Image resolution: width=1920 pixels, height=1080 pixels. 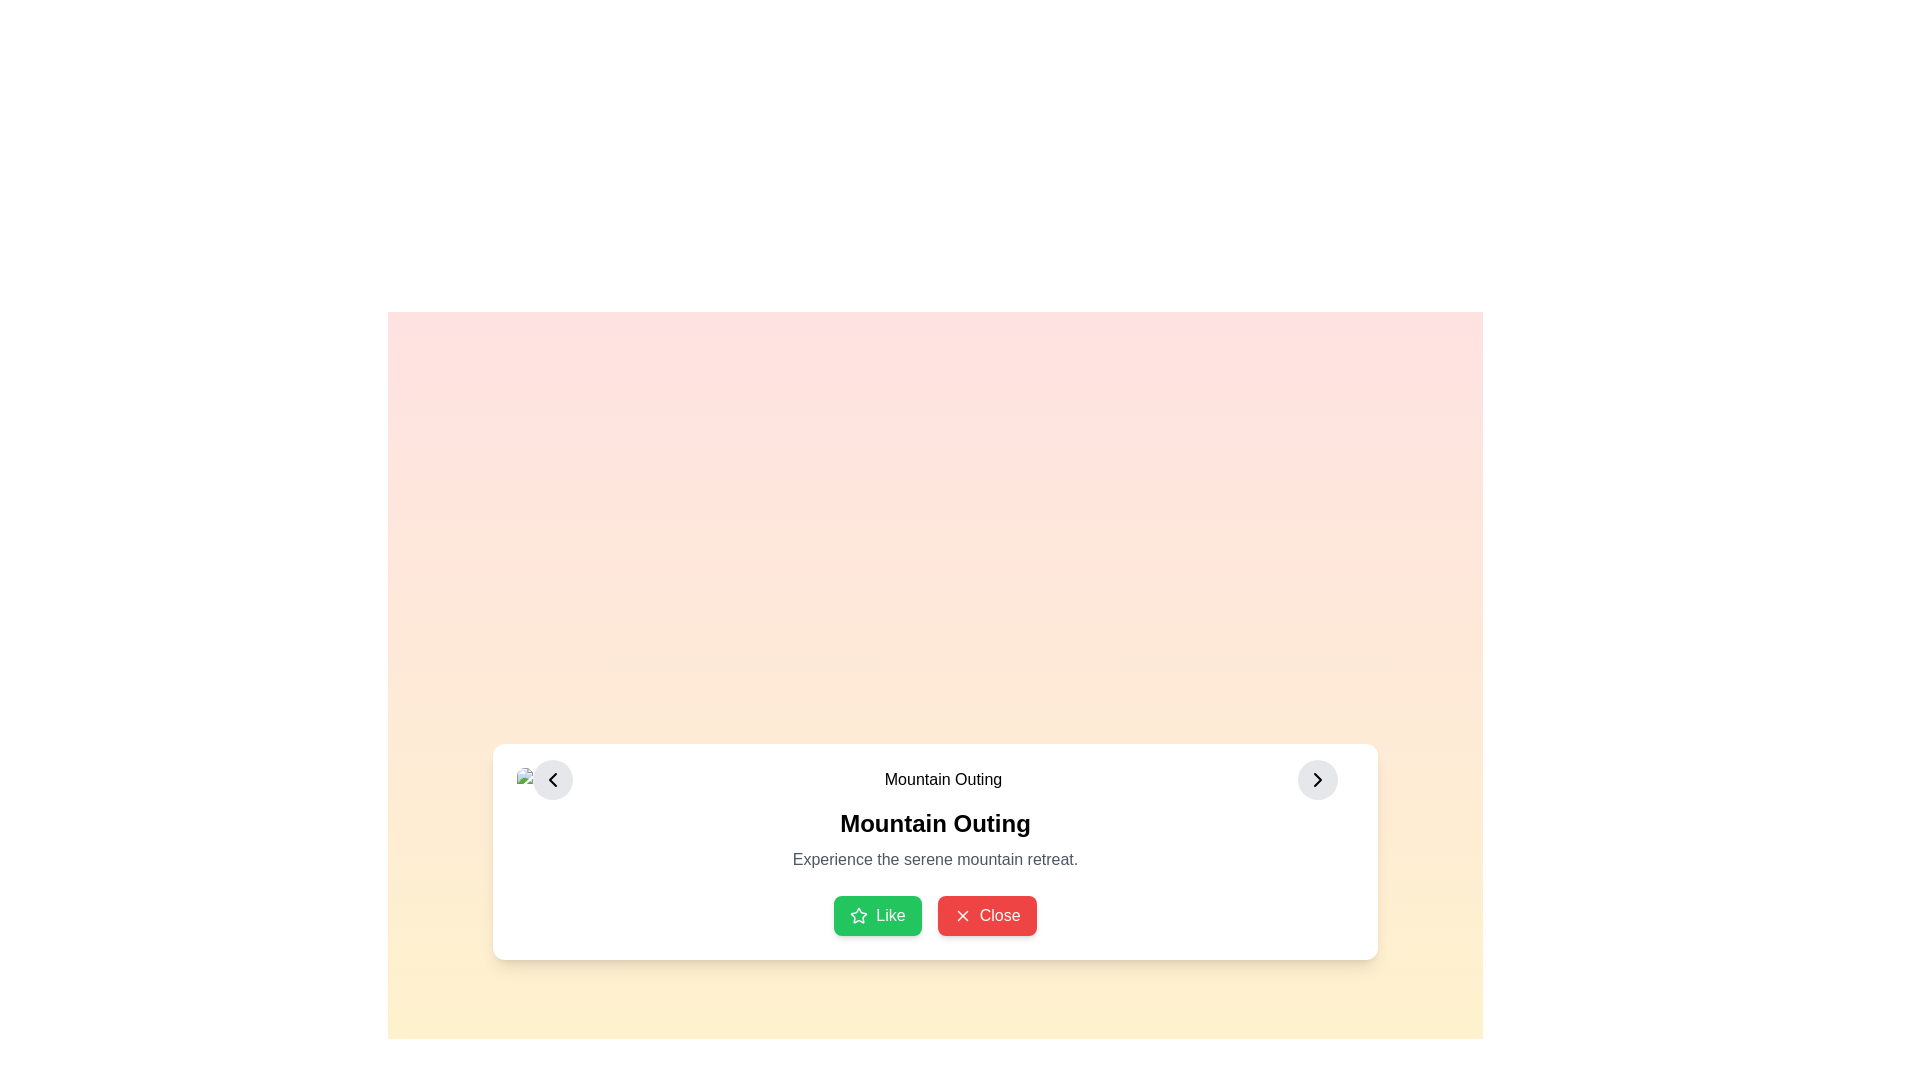 I want to click on the navigation button located in the top-right corner next to the 'Mountain Outing' image, so click(x=1318, y=778).